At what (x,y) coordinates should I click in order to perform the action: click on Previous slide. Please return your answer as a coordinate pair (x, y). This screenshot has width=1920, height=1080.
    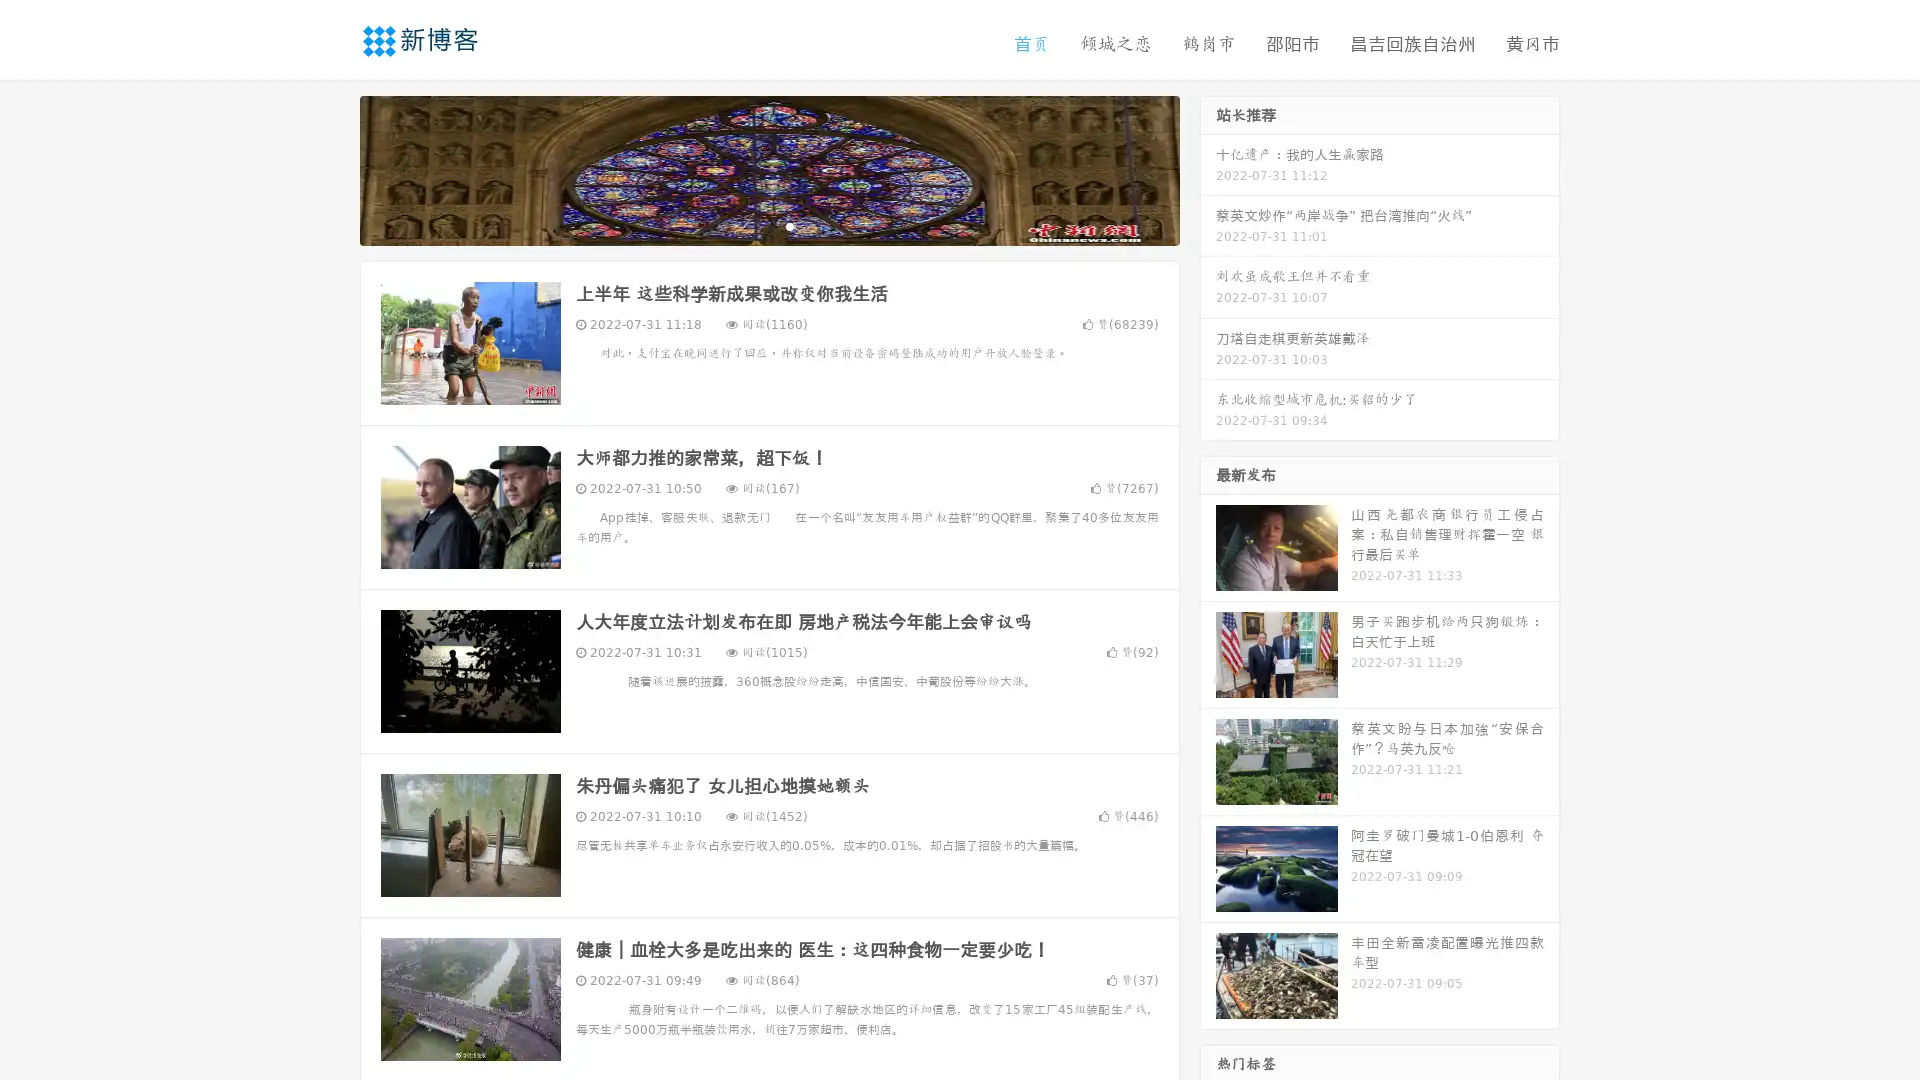
    Looking at the image, I should click on (330, 168).